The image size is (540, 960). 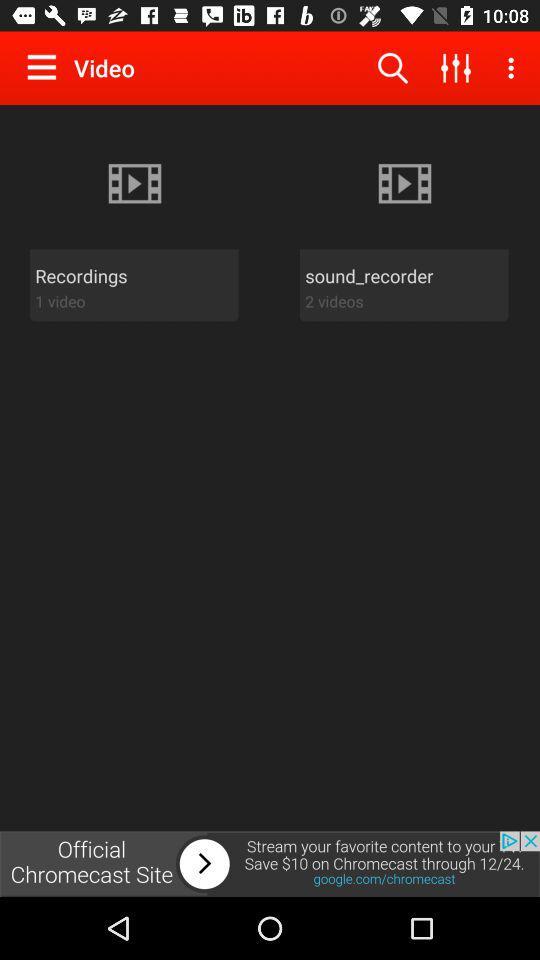 I want to click on chromecast advertisement, so click(x=270, y=863).